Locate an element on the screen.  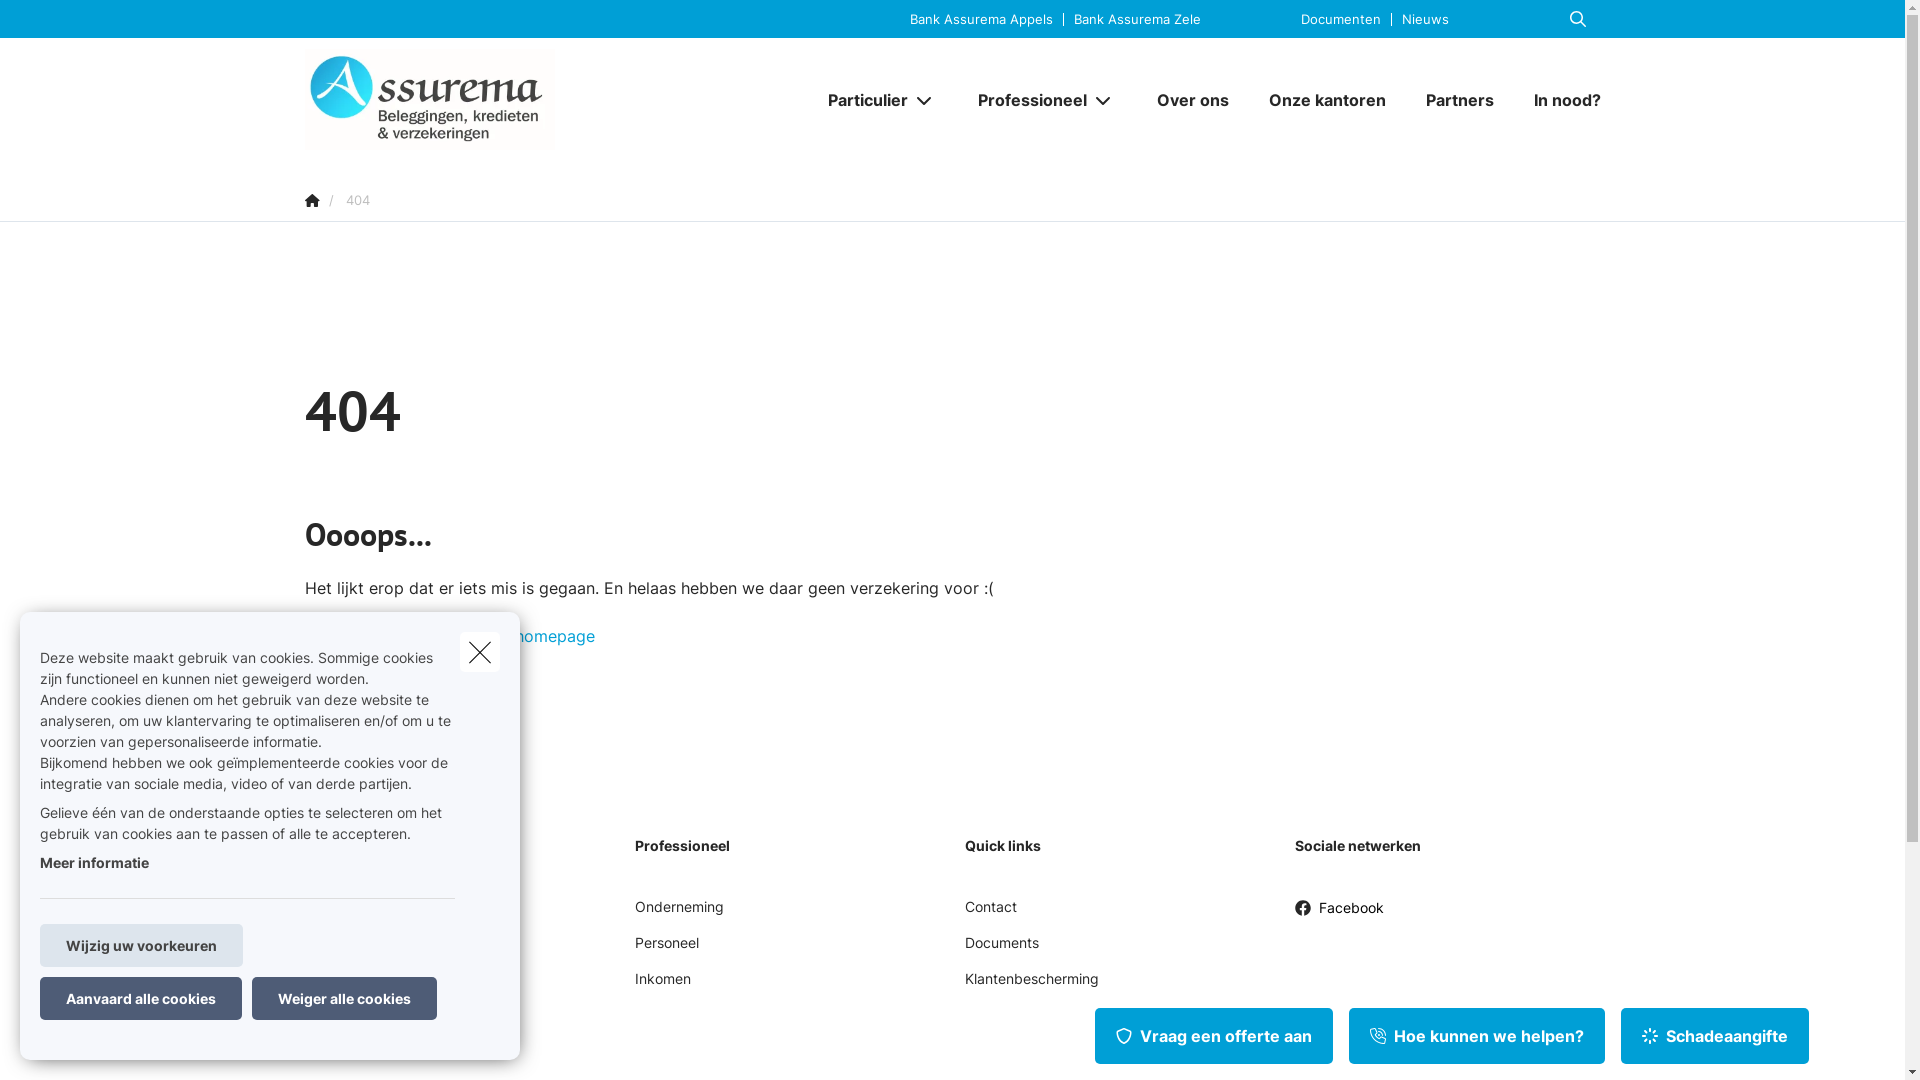
'Inkomen' is located at coordinates (632, 985).